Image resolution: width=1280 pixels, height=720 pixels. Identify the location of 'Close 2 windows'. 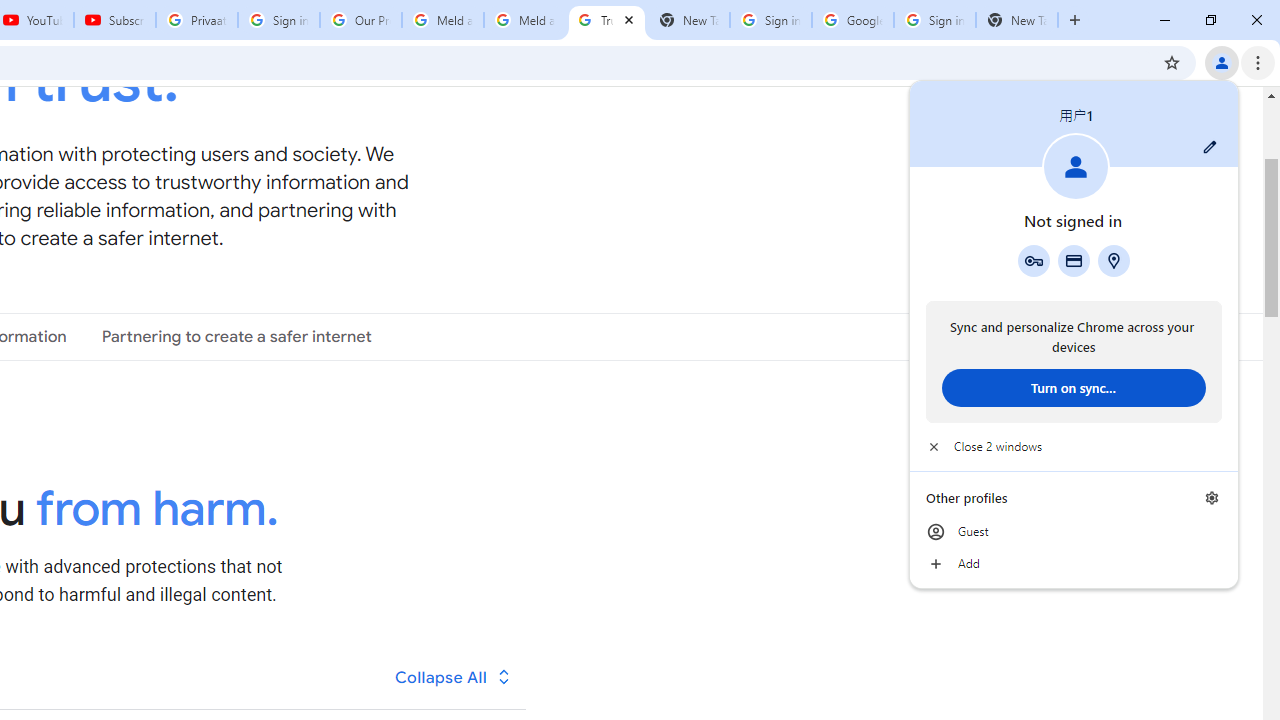
(1072, 446).